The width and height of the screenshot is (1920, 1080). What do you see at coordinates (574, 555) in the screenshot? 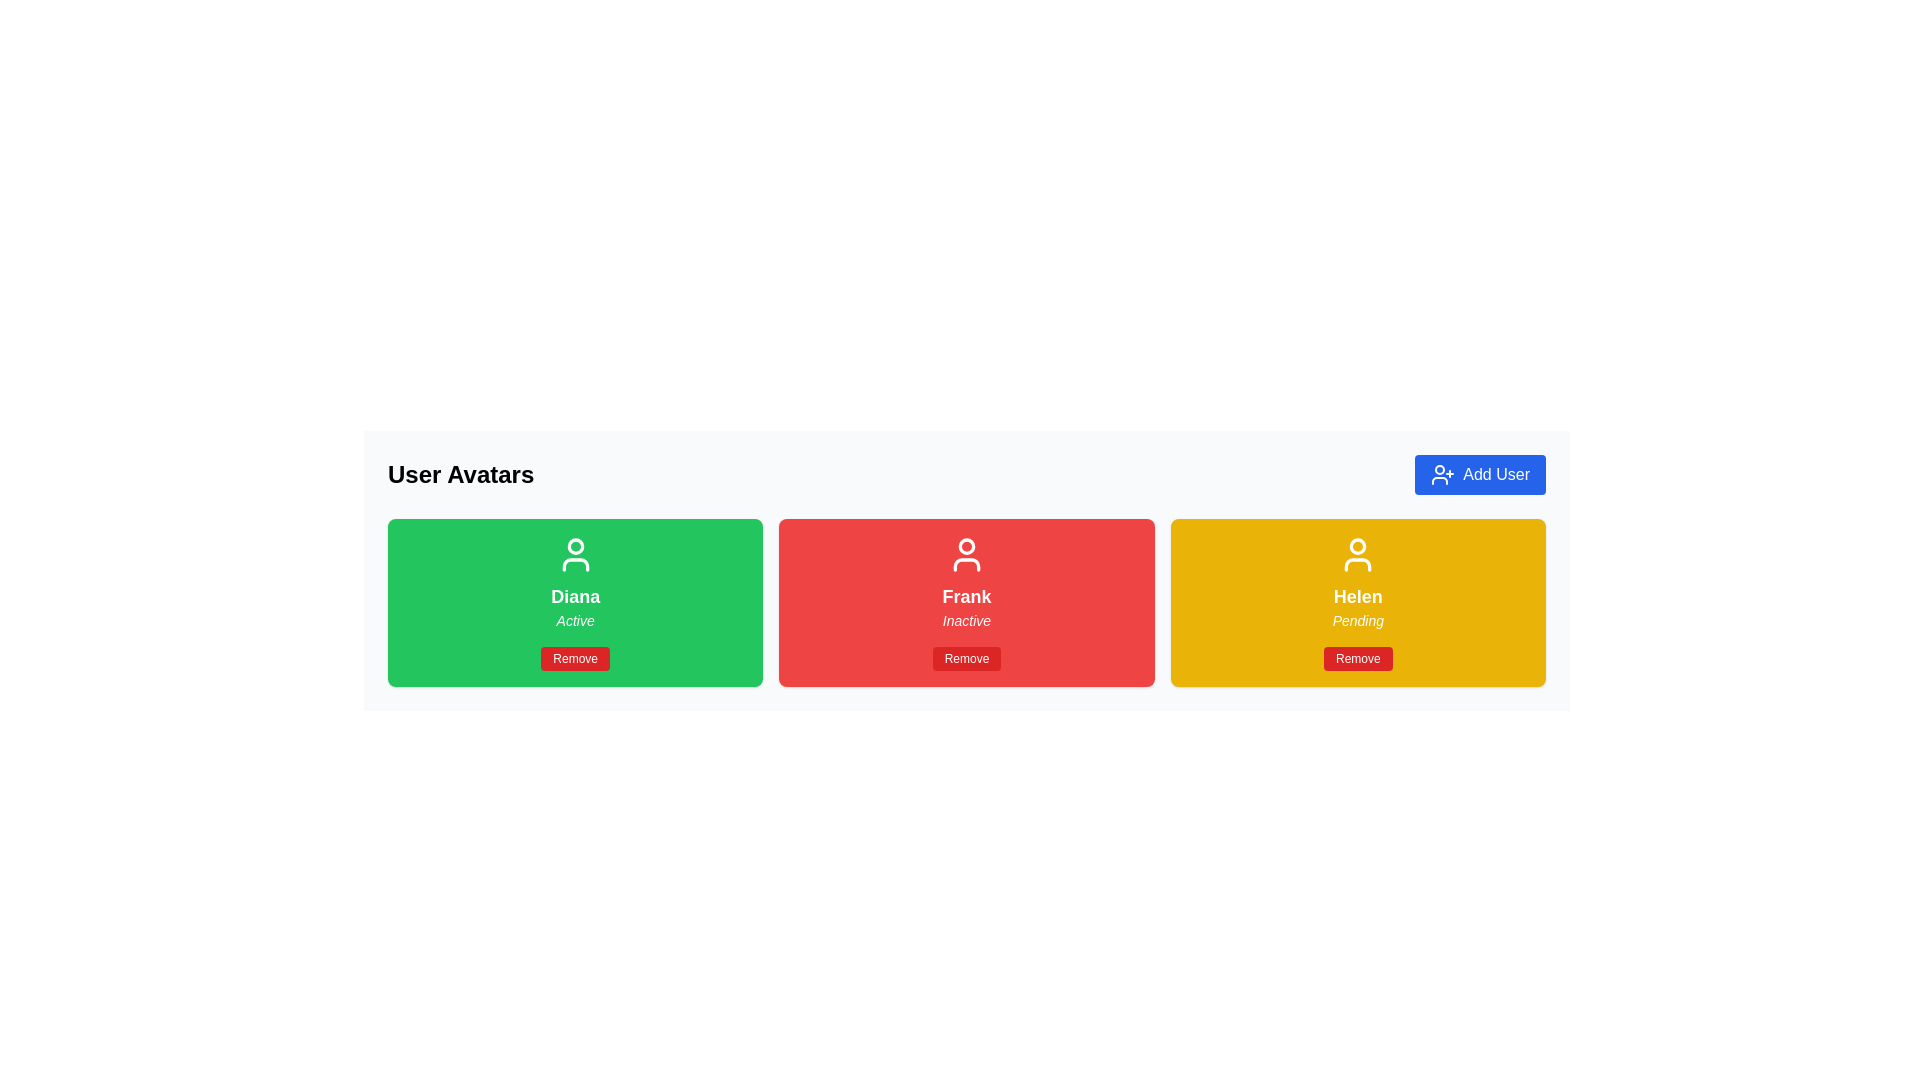
I see `the user icon styled as a minimalist outline of a person located at the center-top of the card labeled 'Diana', above the text 'Active'` at bounding box center [574, 555].